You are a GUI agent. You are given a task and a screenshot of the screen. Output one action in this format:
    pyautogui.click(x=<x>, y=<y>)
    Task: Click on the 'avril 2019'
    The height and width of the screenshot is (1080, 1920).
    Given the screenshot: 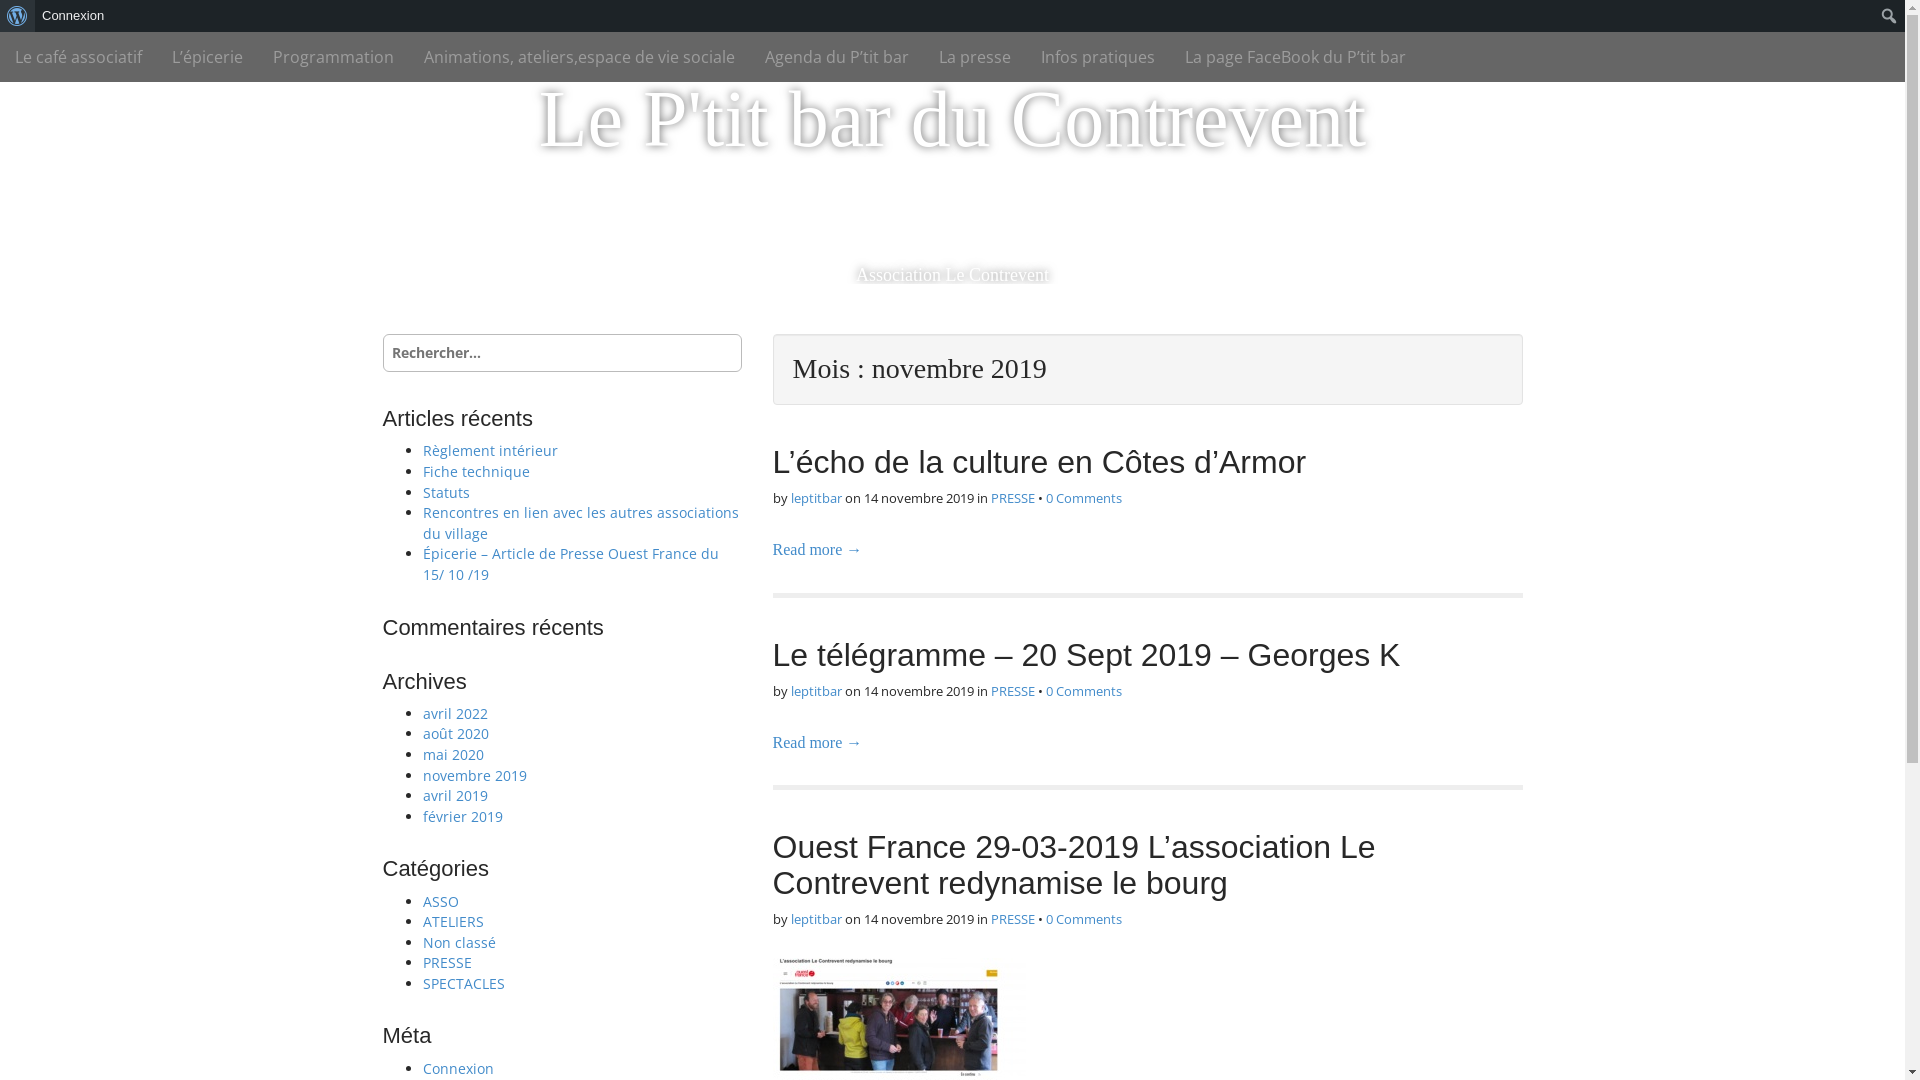 What is the action you would take?
    pyautogui.click(x=453, y=794)
    